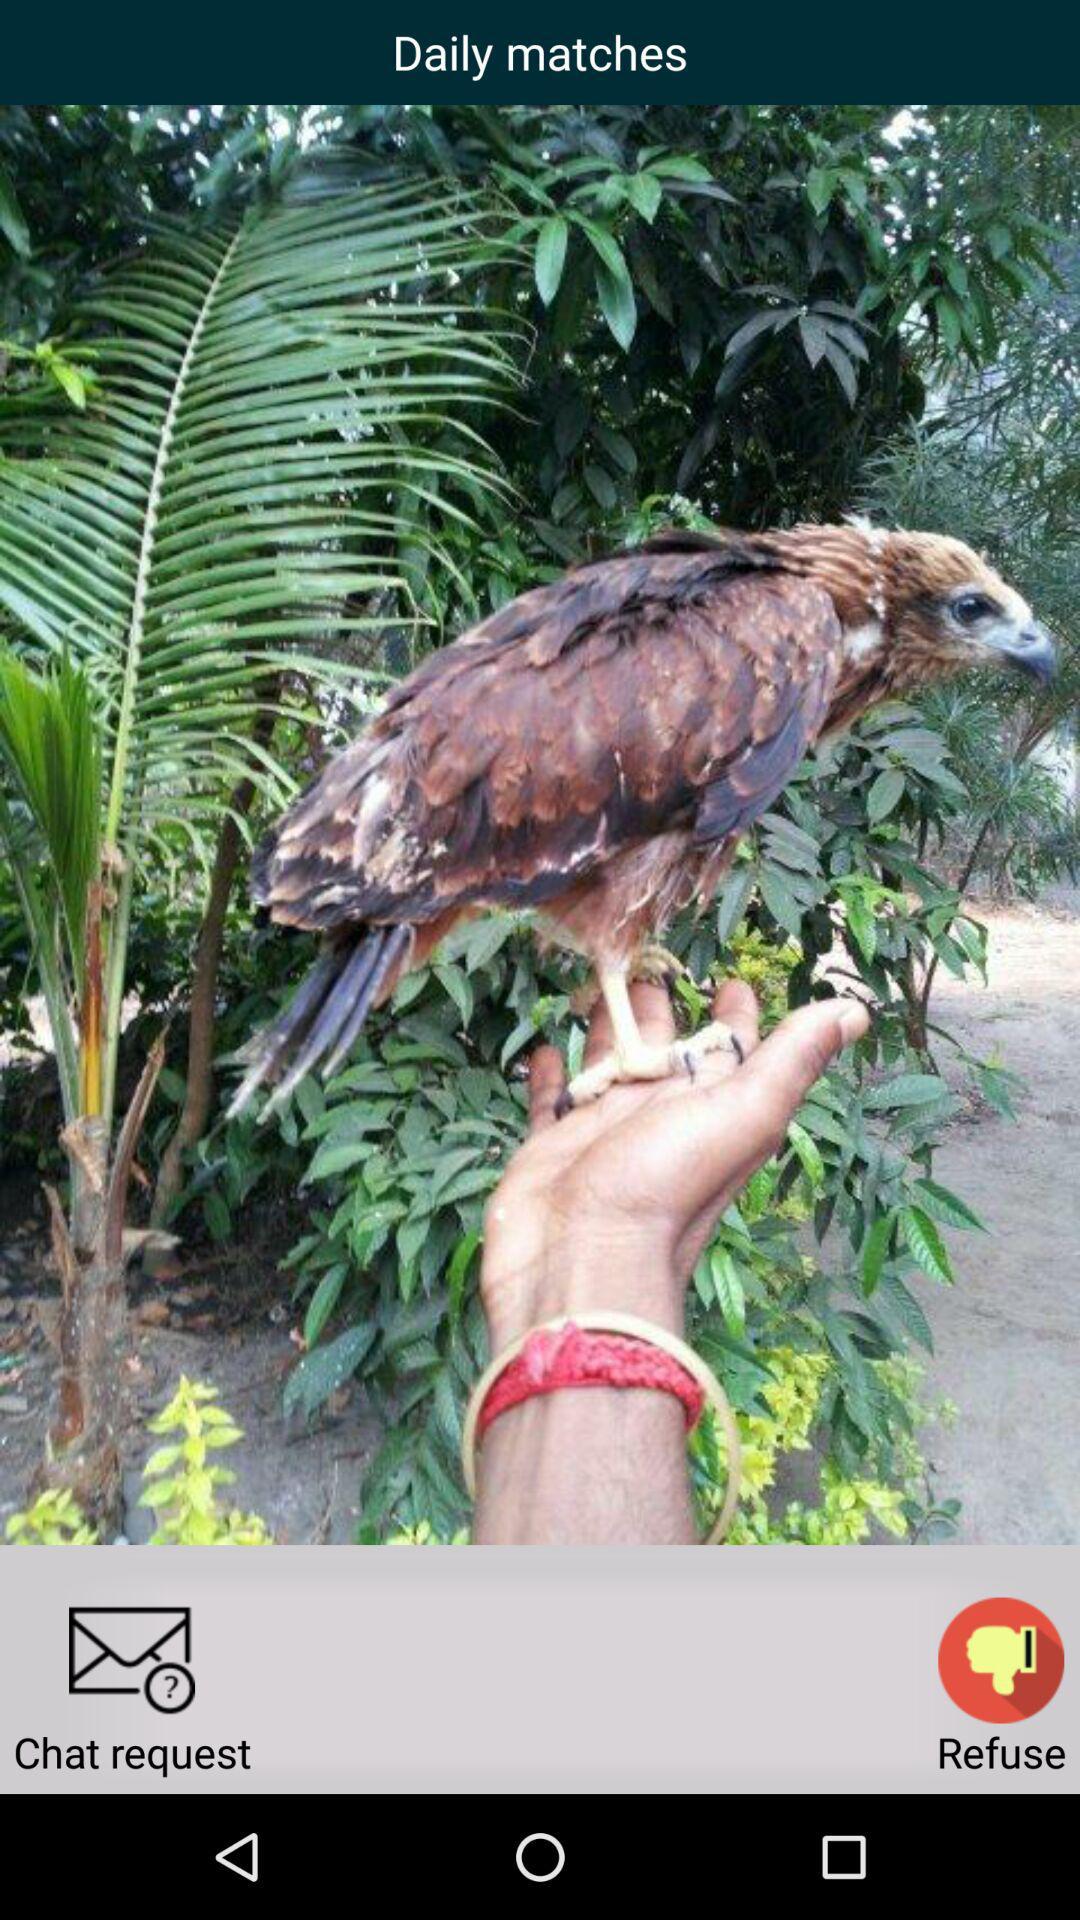 This screenshot has width=1080, height=1920. I want to click on the icon to the left of the refuse app, so click(131, 1660).